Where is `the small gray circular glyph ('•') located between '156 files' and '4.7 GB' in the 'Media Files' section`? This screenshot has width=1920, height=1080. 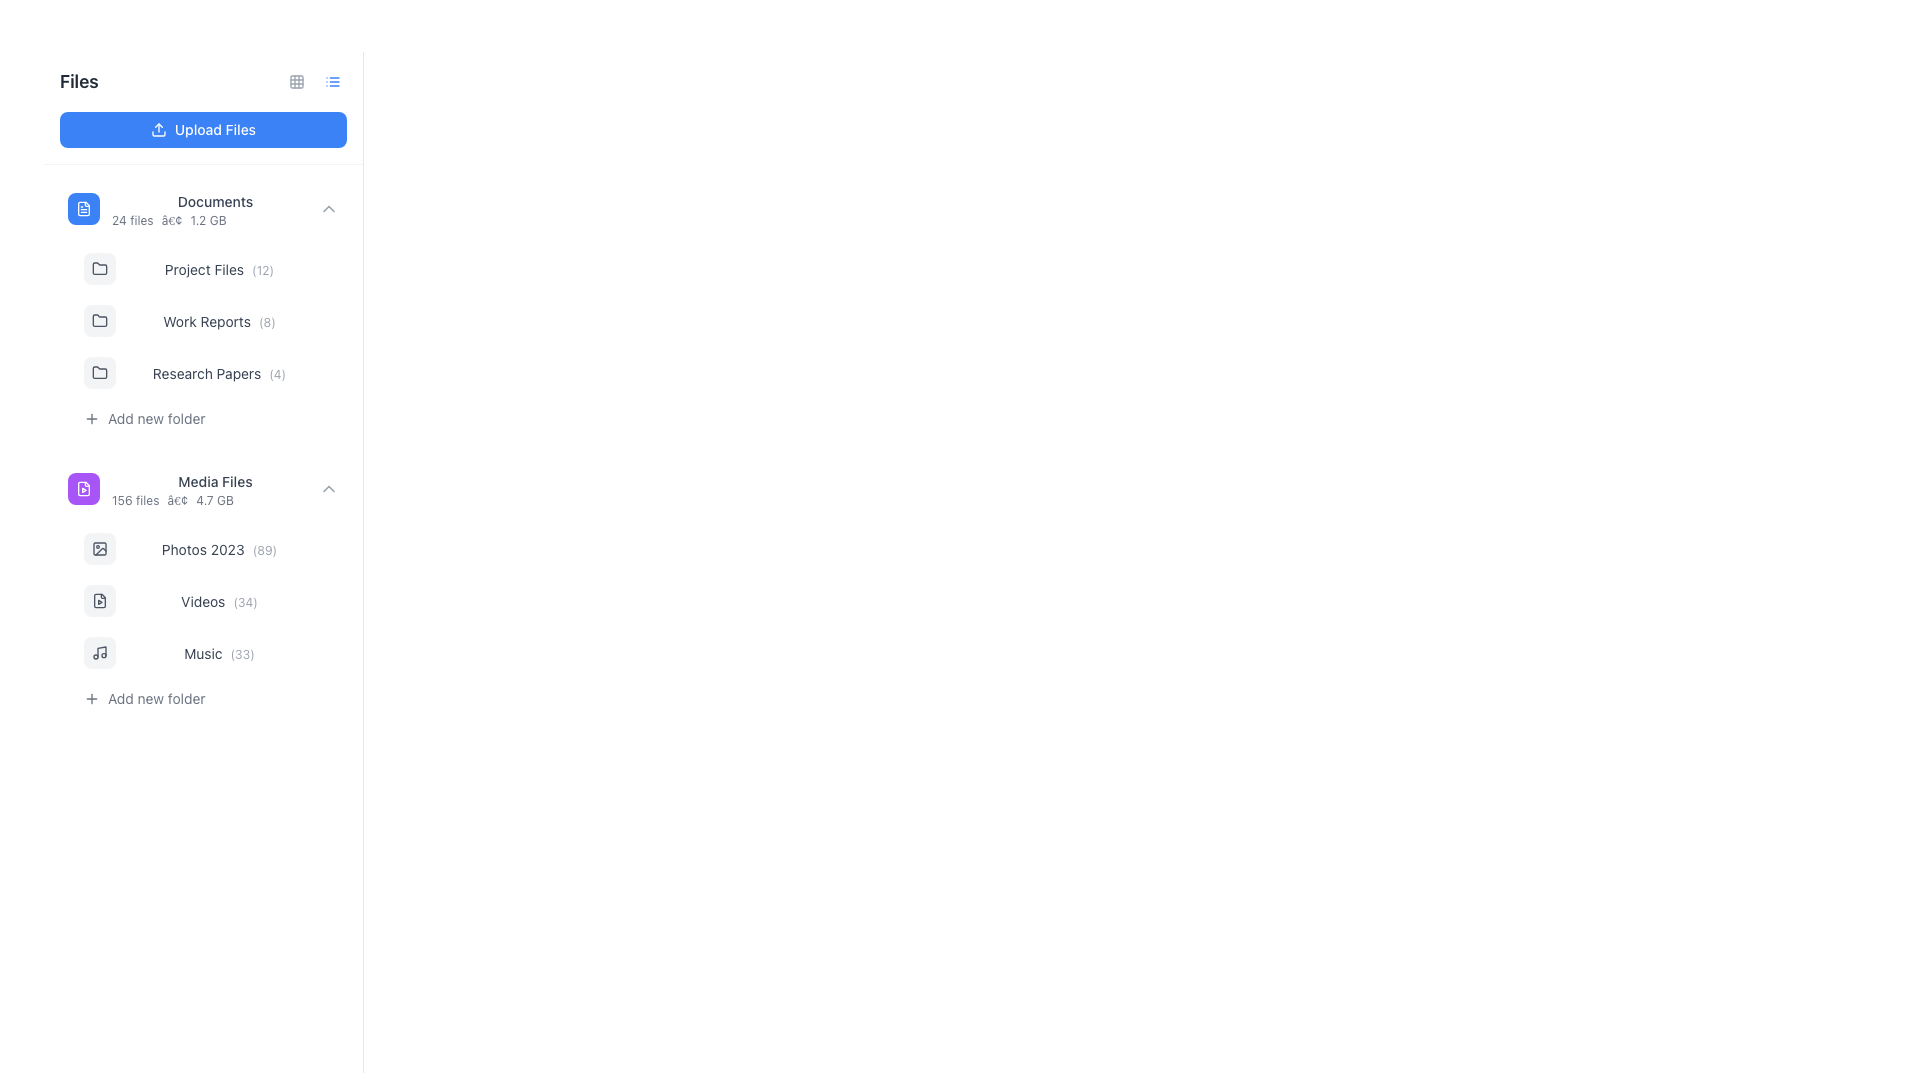 the small gray circular glyph ('•') located between '156 files' and '4.7 GB' in the 'Media Files' section is located at coordinates (177, 500).